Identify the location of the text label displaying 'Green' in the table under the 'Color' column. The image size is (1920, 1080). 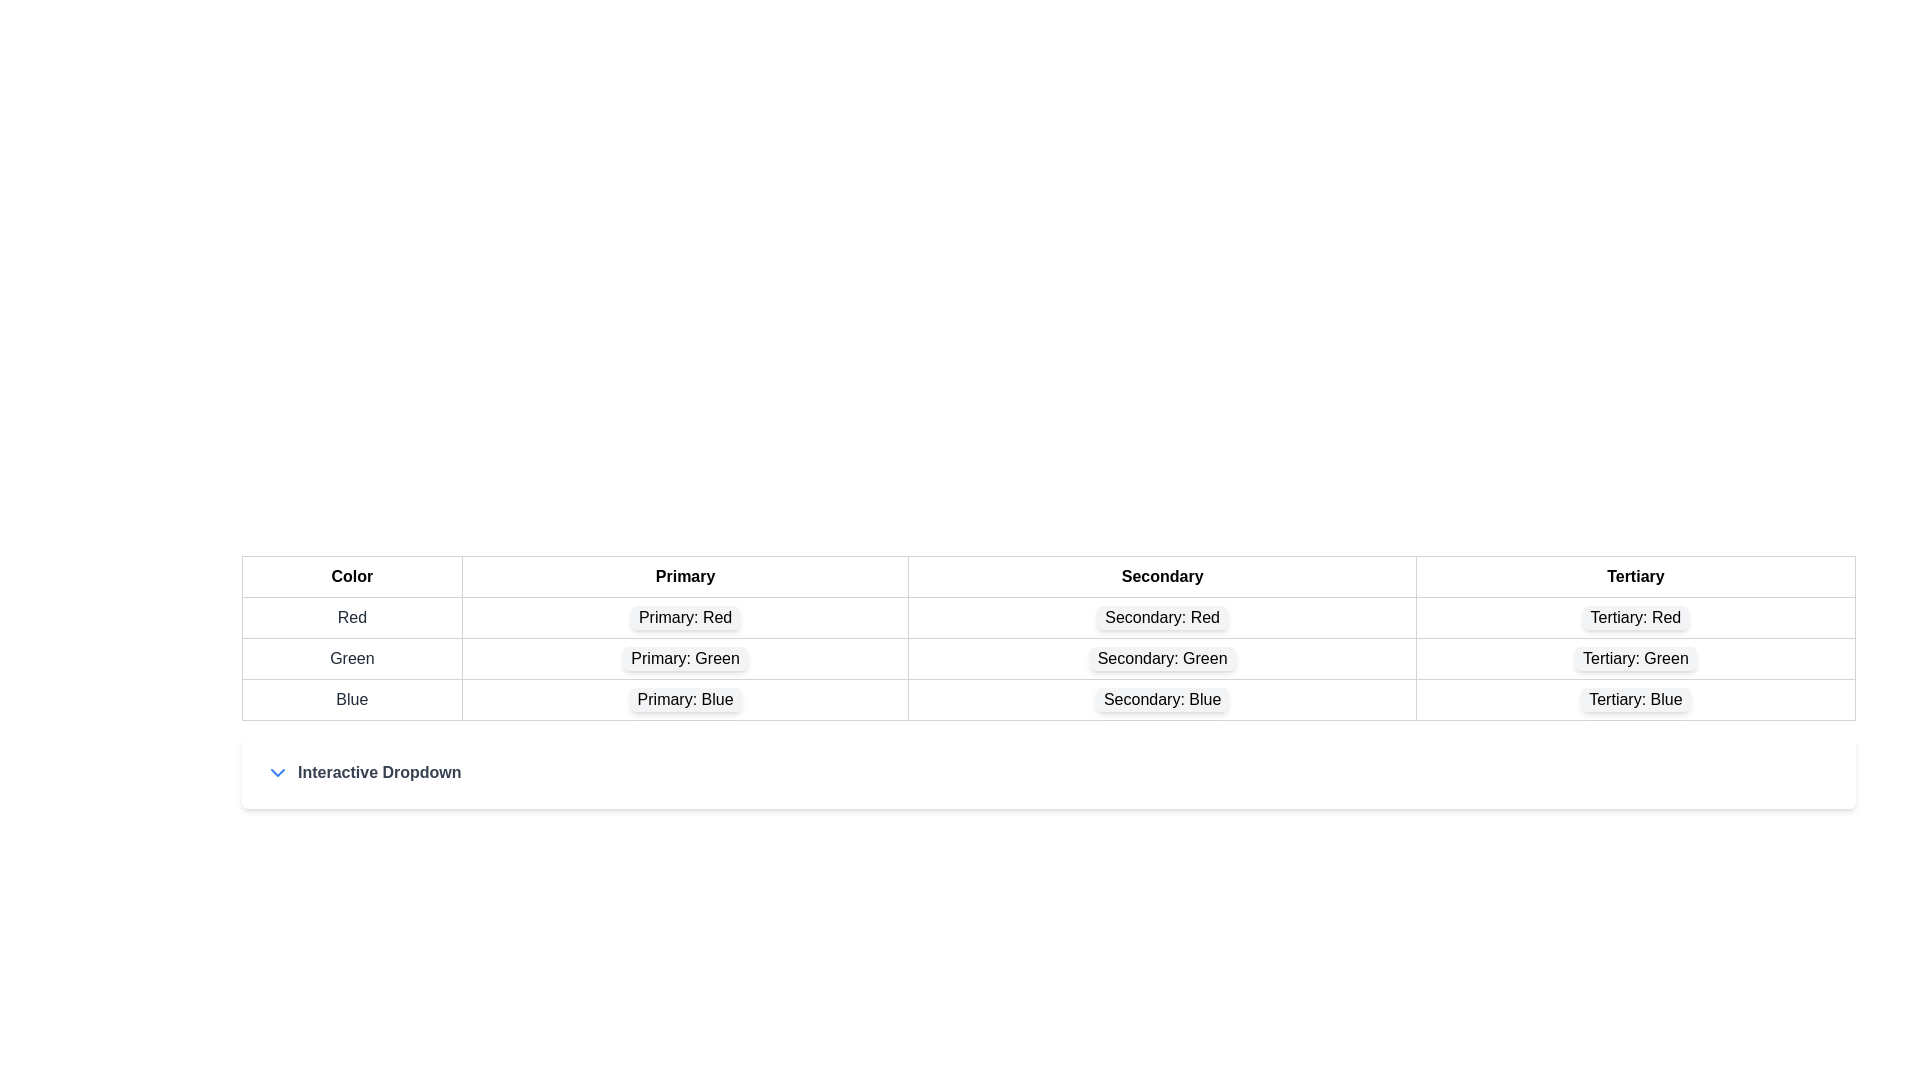
(352, 659).